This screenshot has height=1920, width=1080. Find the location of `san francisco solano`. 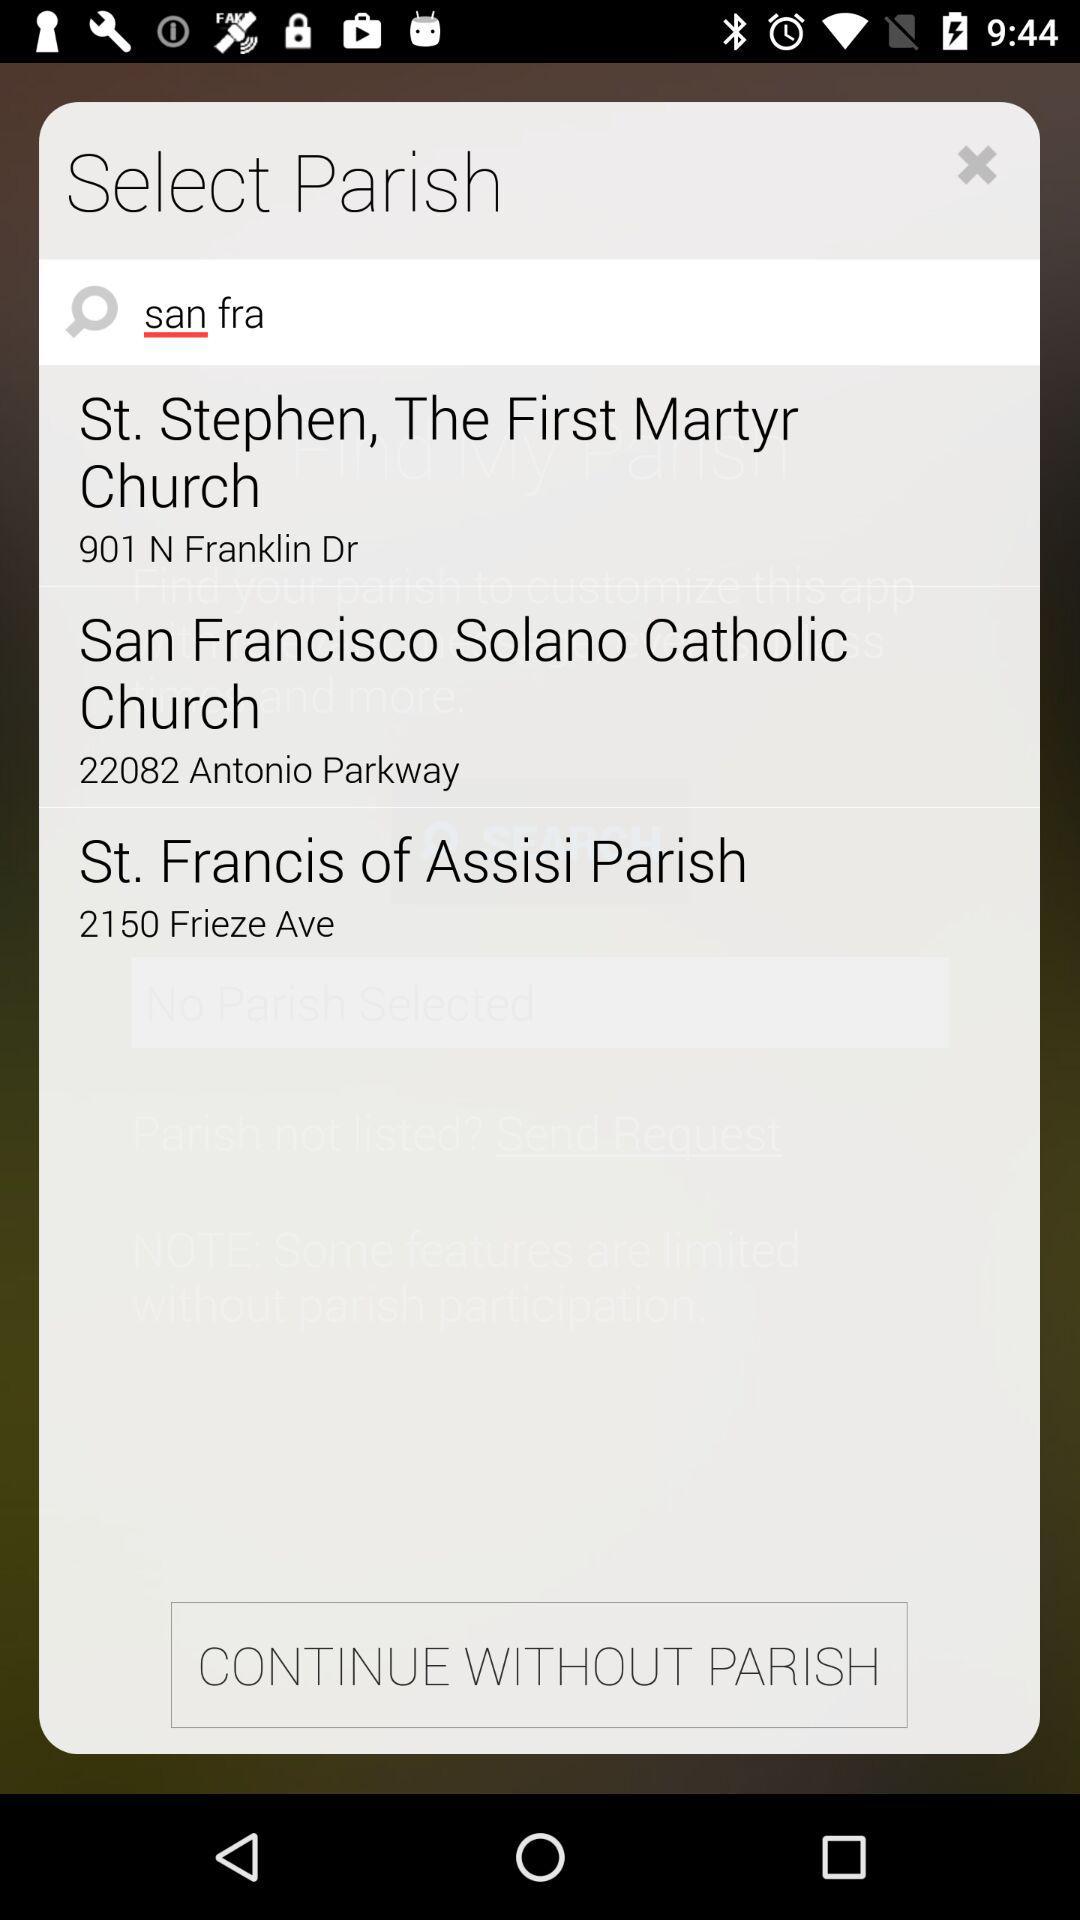

san francisco solano is located at coordinates (483, 672).